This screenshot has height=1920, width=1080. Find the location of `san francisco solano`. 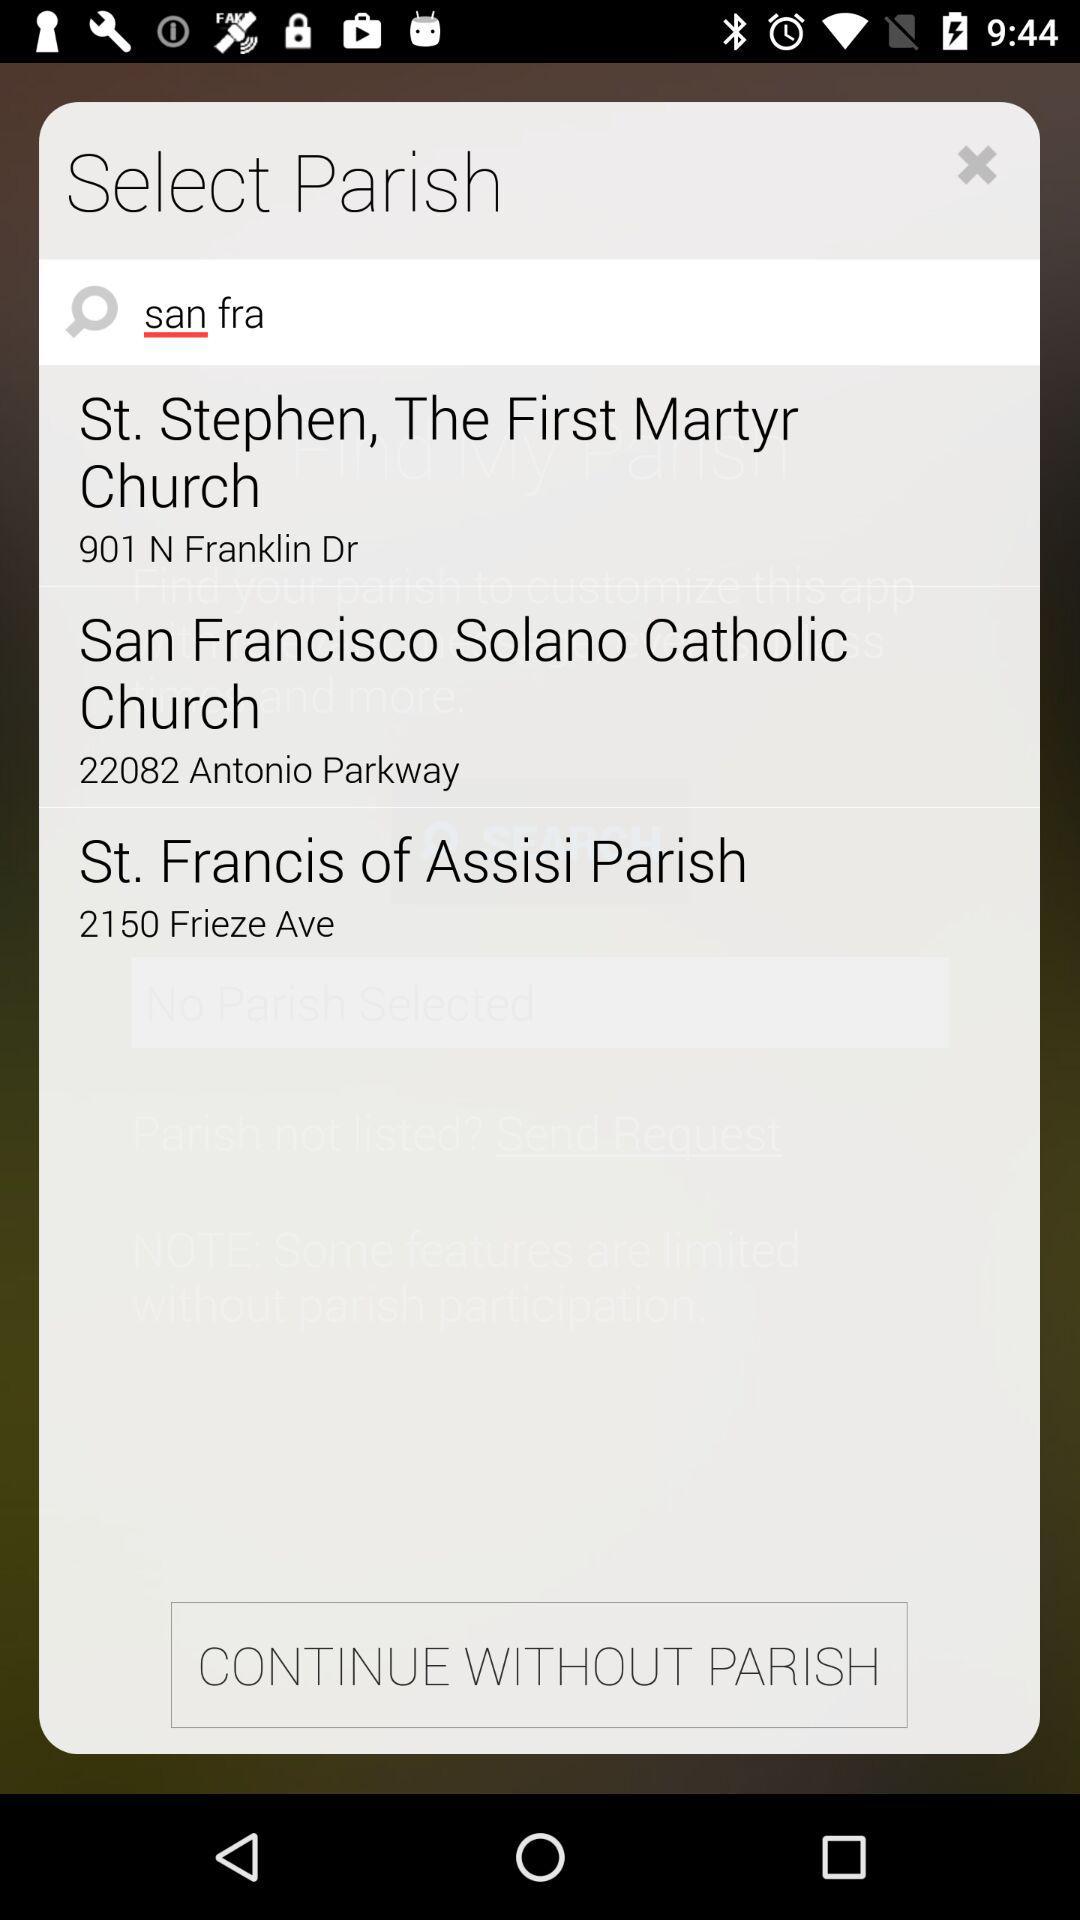

san francisco solano is located at coordinates (483, 672).